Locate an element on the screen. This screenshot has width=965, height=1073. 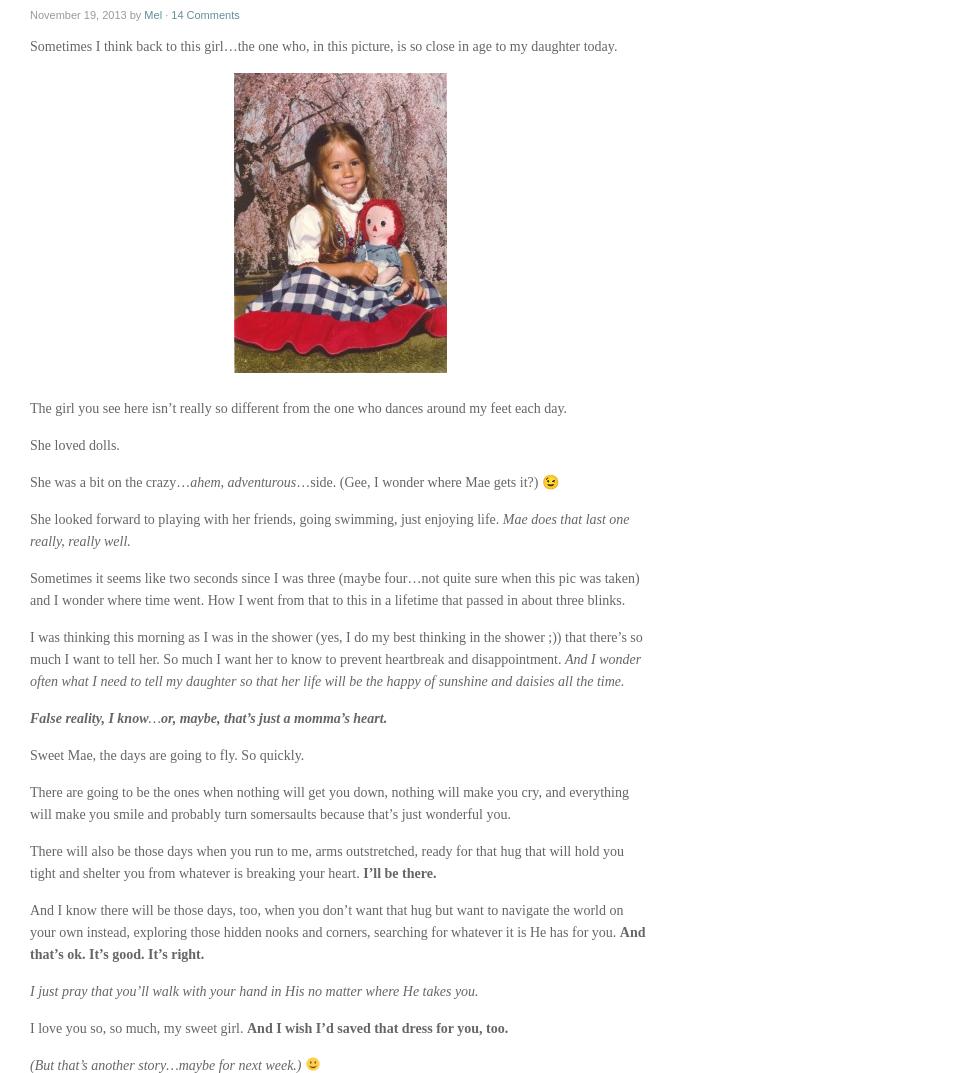
'I wonder often what I need to tell my daughter so that her life will be the happy of sunshine and daisies all the time.' is located at coordinates (335, 670).